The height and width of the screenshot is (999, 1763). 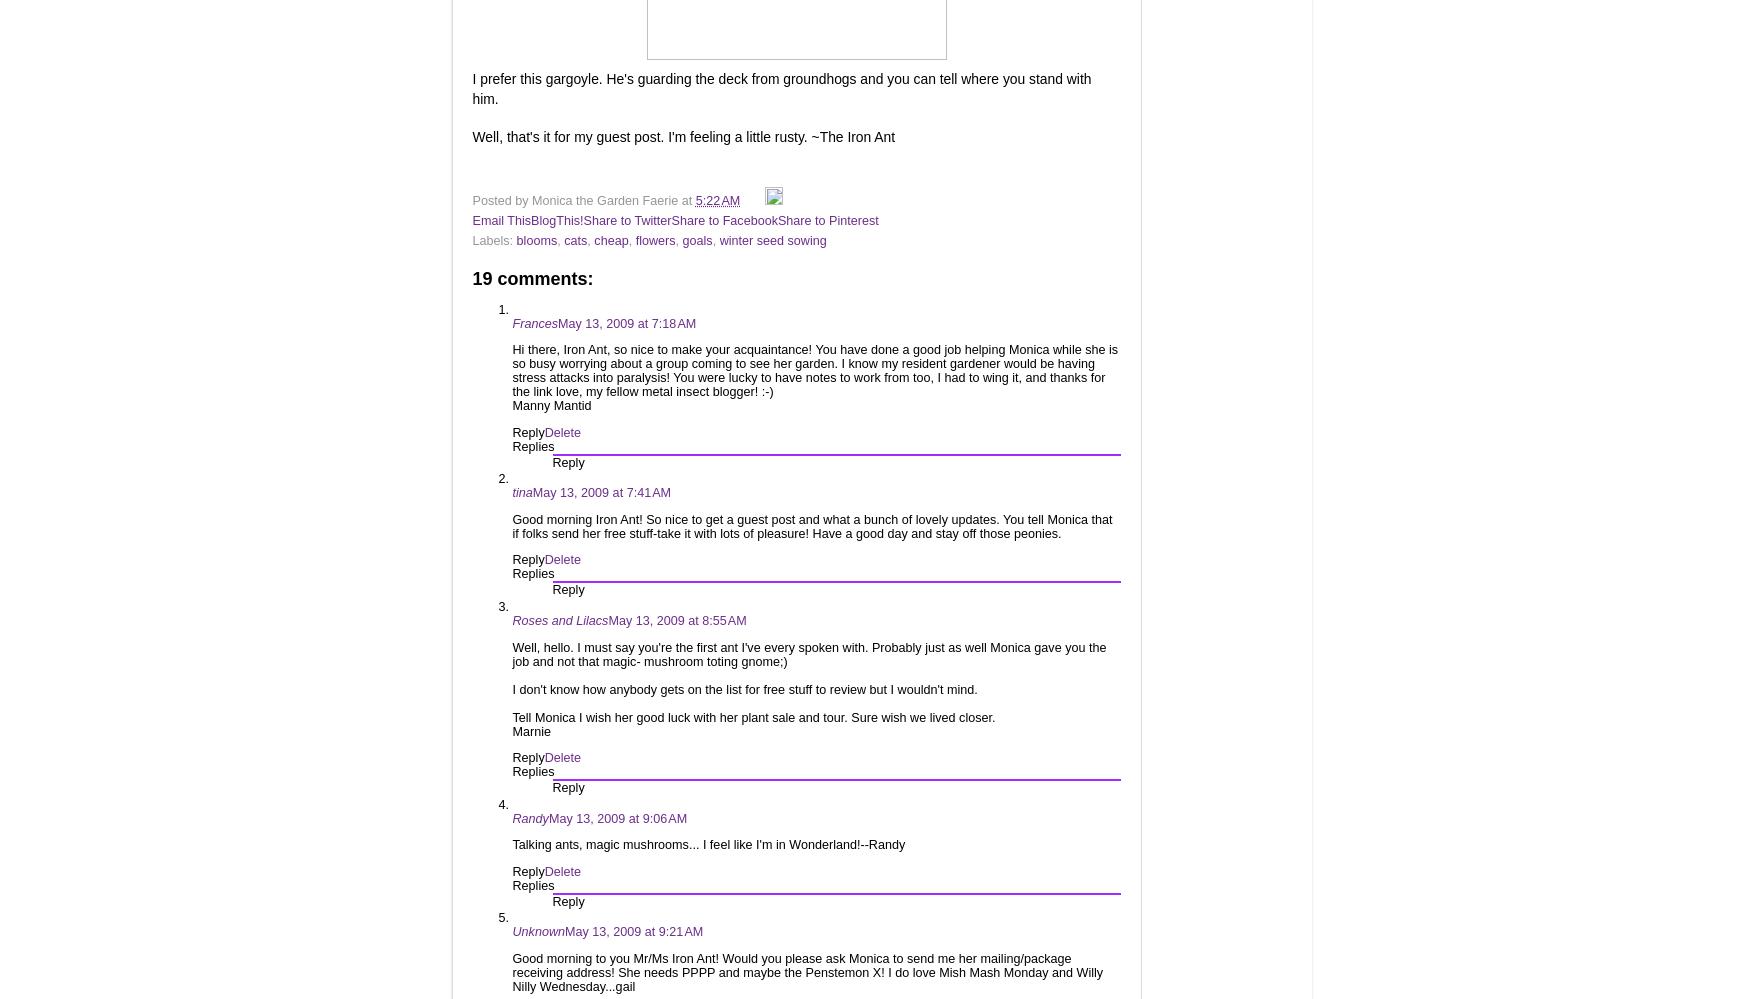 I want to click on 'Good morning to you Mr/Ms  Iron Ant!  Would you please ask Monica to send me her mailing/package receiving address!  She  needs PPPP  and maybe the Penstemon X!  I do love Mish Mash Monday and Willy Nilly Wednesday...gail', so click(x=807, y=971).